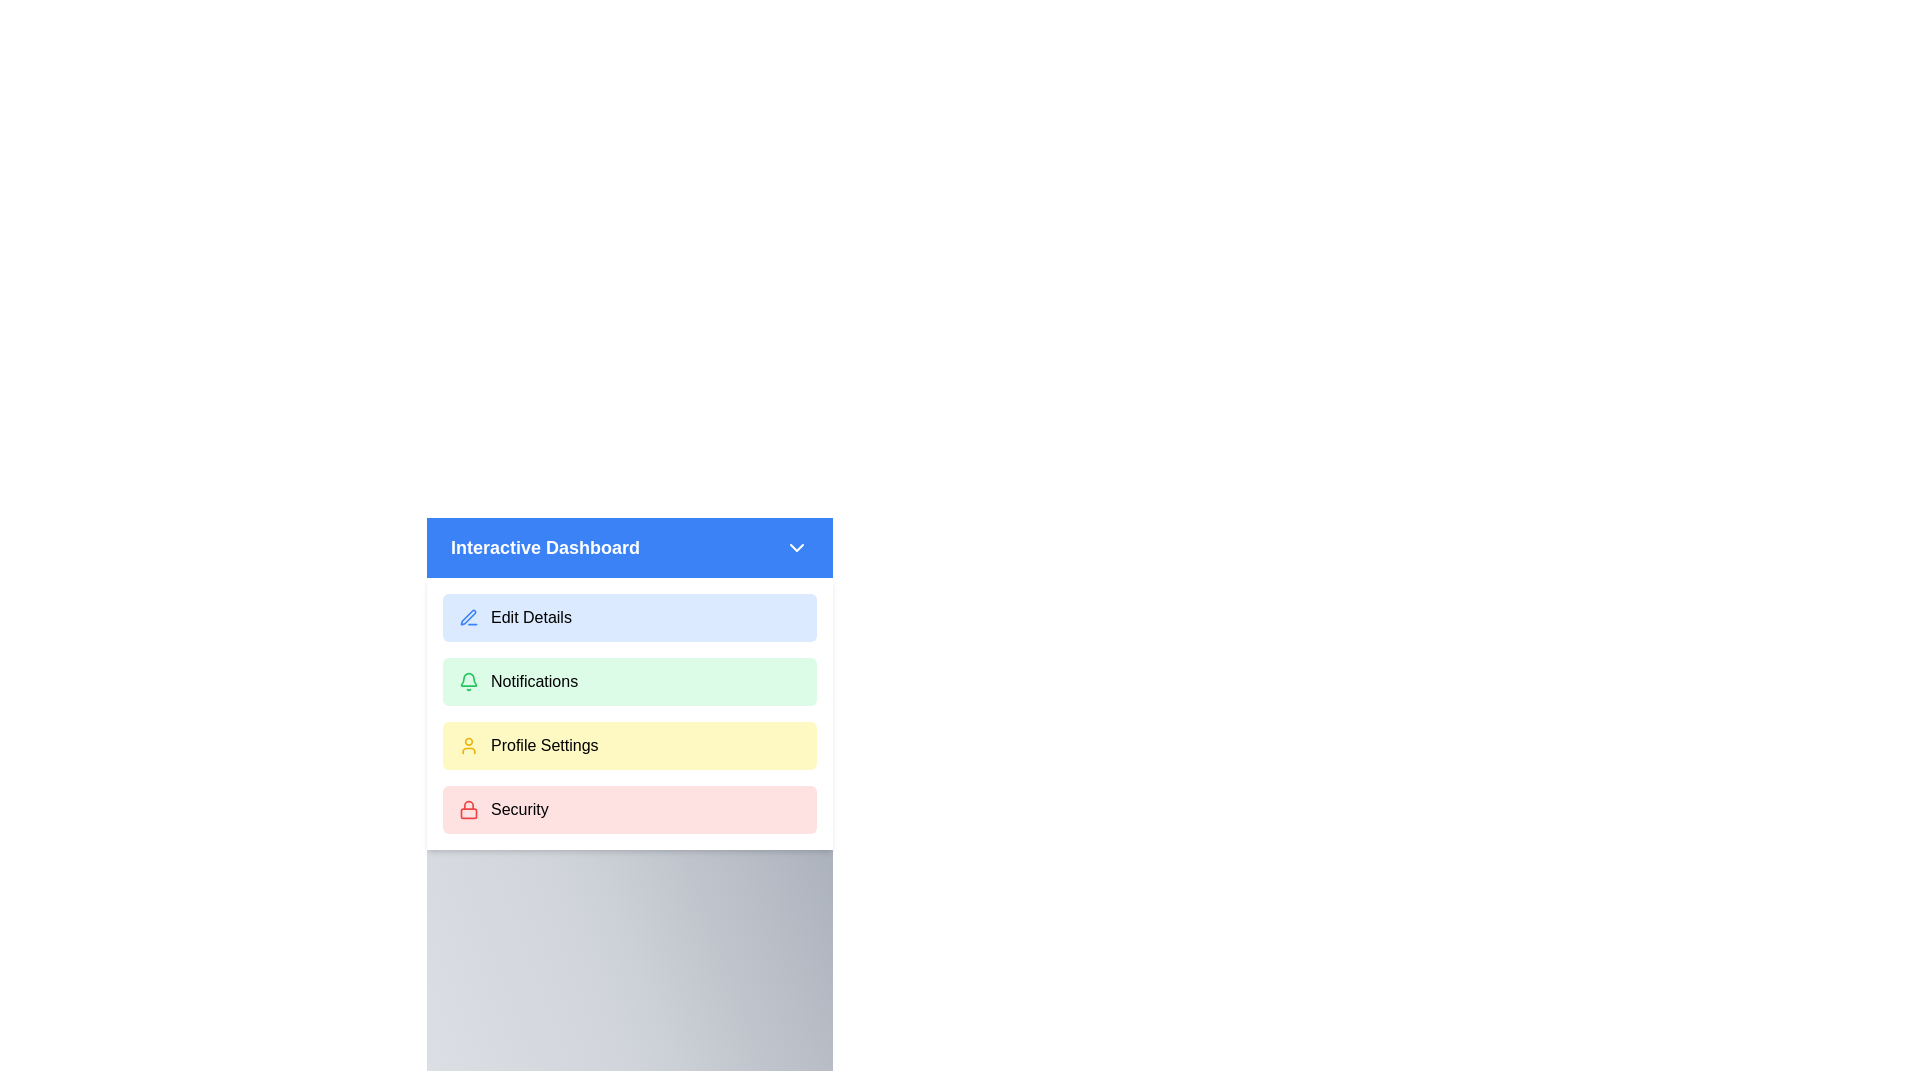  Describe the element at coordinates (628, 810) in the screenshot. I see `the menu option Security from the list` at that location.